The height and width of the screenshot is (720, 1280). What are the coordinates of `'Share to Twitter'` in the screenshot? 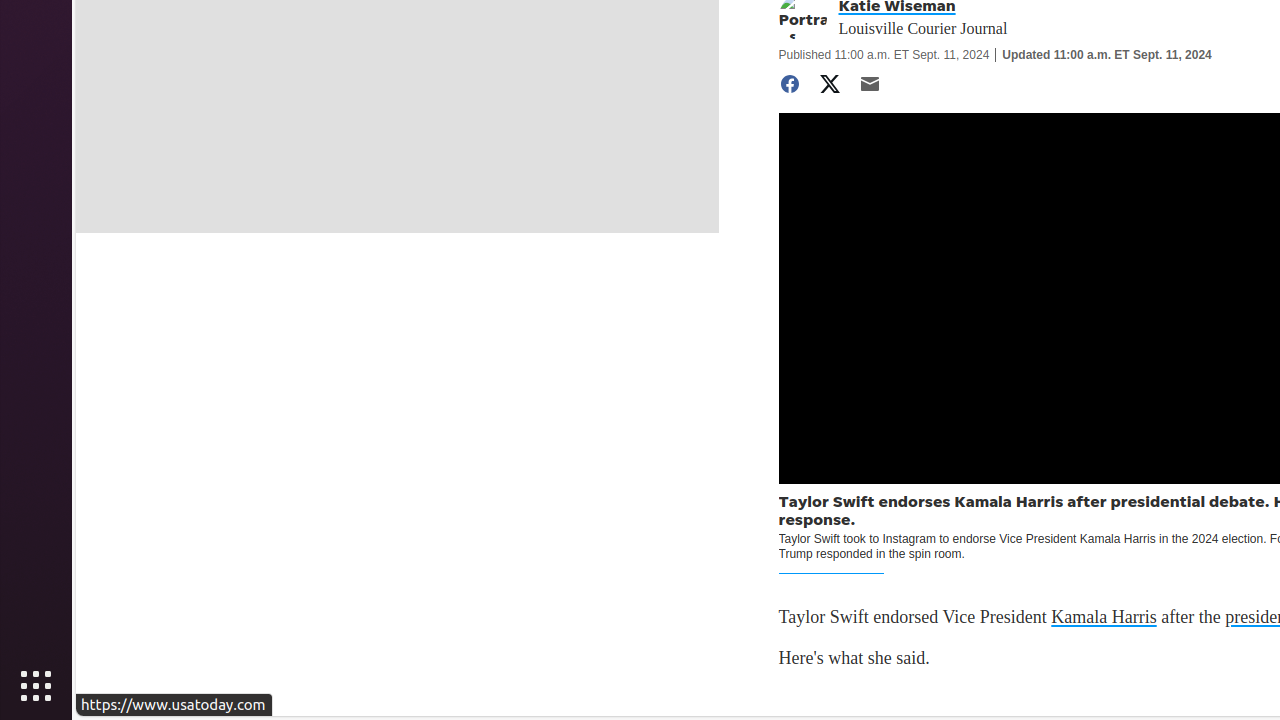 It's located at (829, 83).